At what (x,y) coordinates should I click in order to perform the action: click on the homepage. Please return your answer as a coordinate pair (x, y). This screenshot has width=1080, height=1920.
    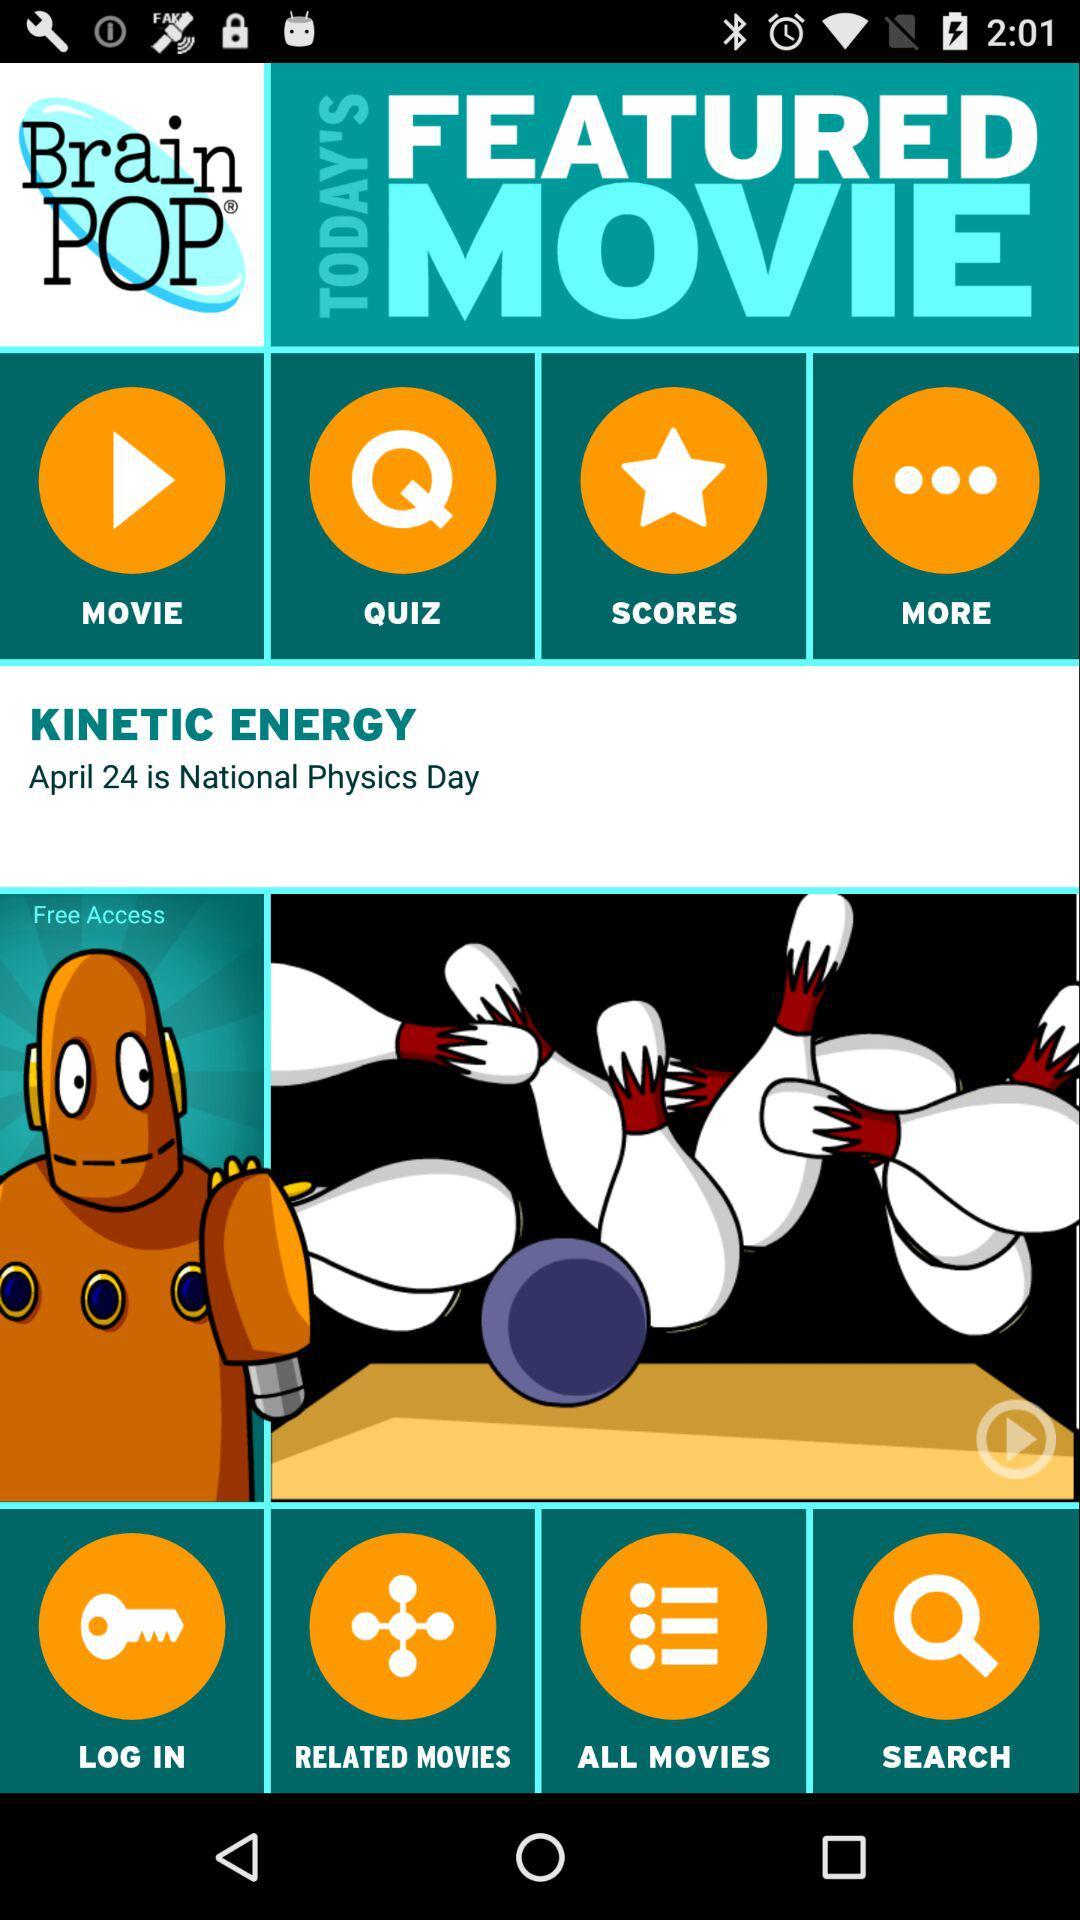
    Looking at the image, I should click on (131, 204).